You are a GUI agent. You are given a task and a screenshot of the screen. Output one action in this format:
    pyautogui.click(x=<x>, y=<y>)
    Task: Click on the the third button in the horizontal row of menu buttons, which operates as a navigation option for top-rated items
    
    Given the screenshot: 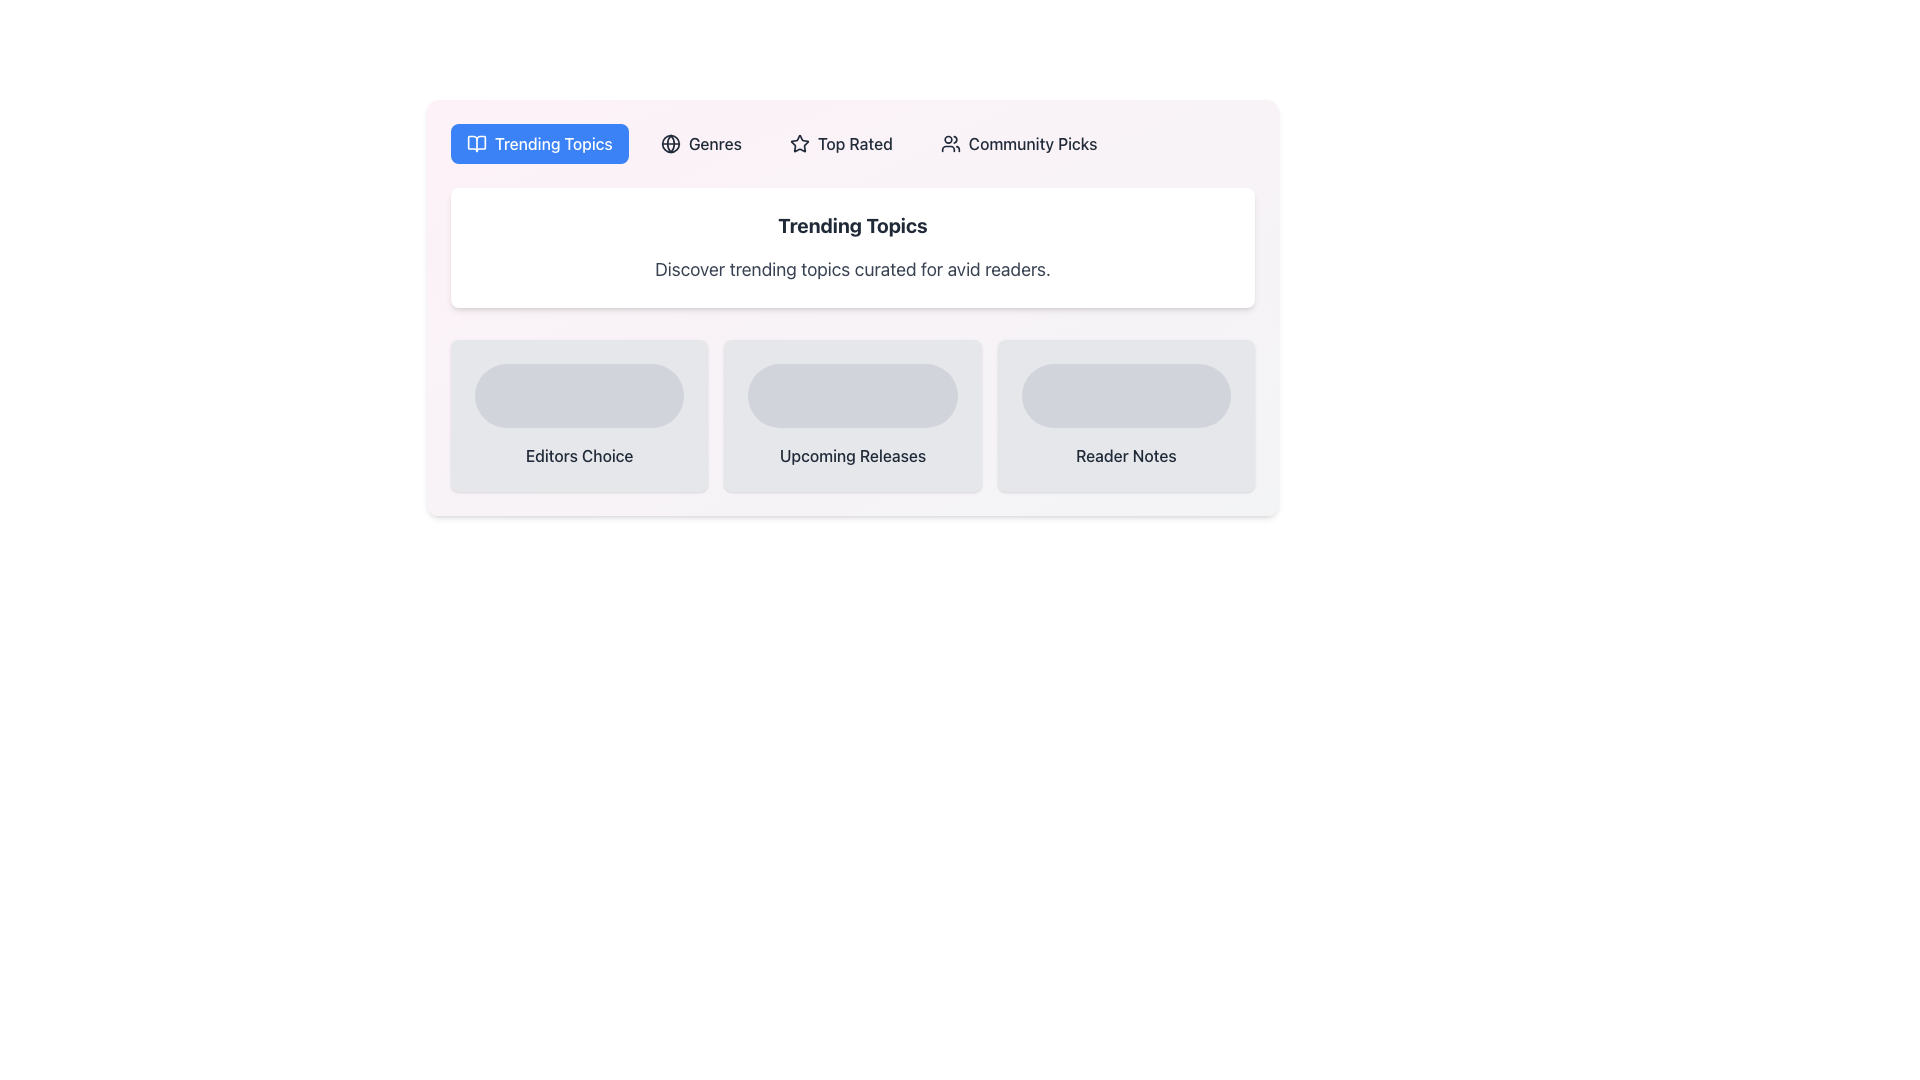 What is the action you would take?
    pyautogui.click(x=841, y=142)
    